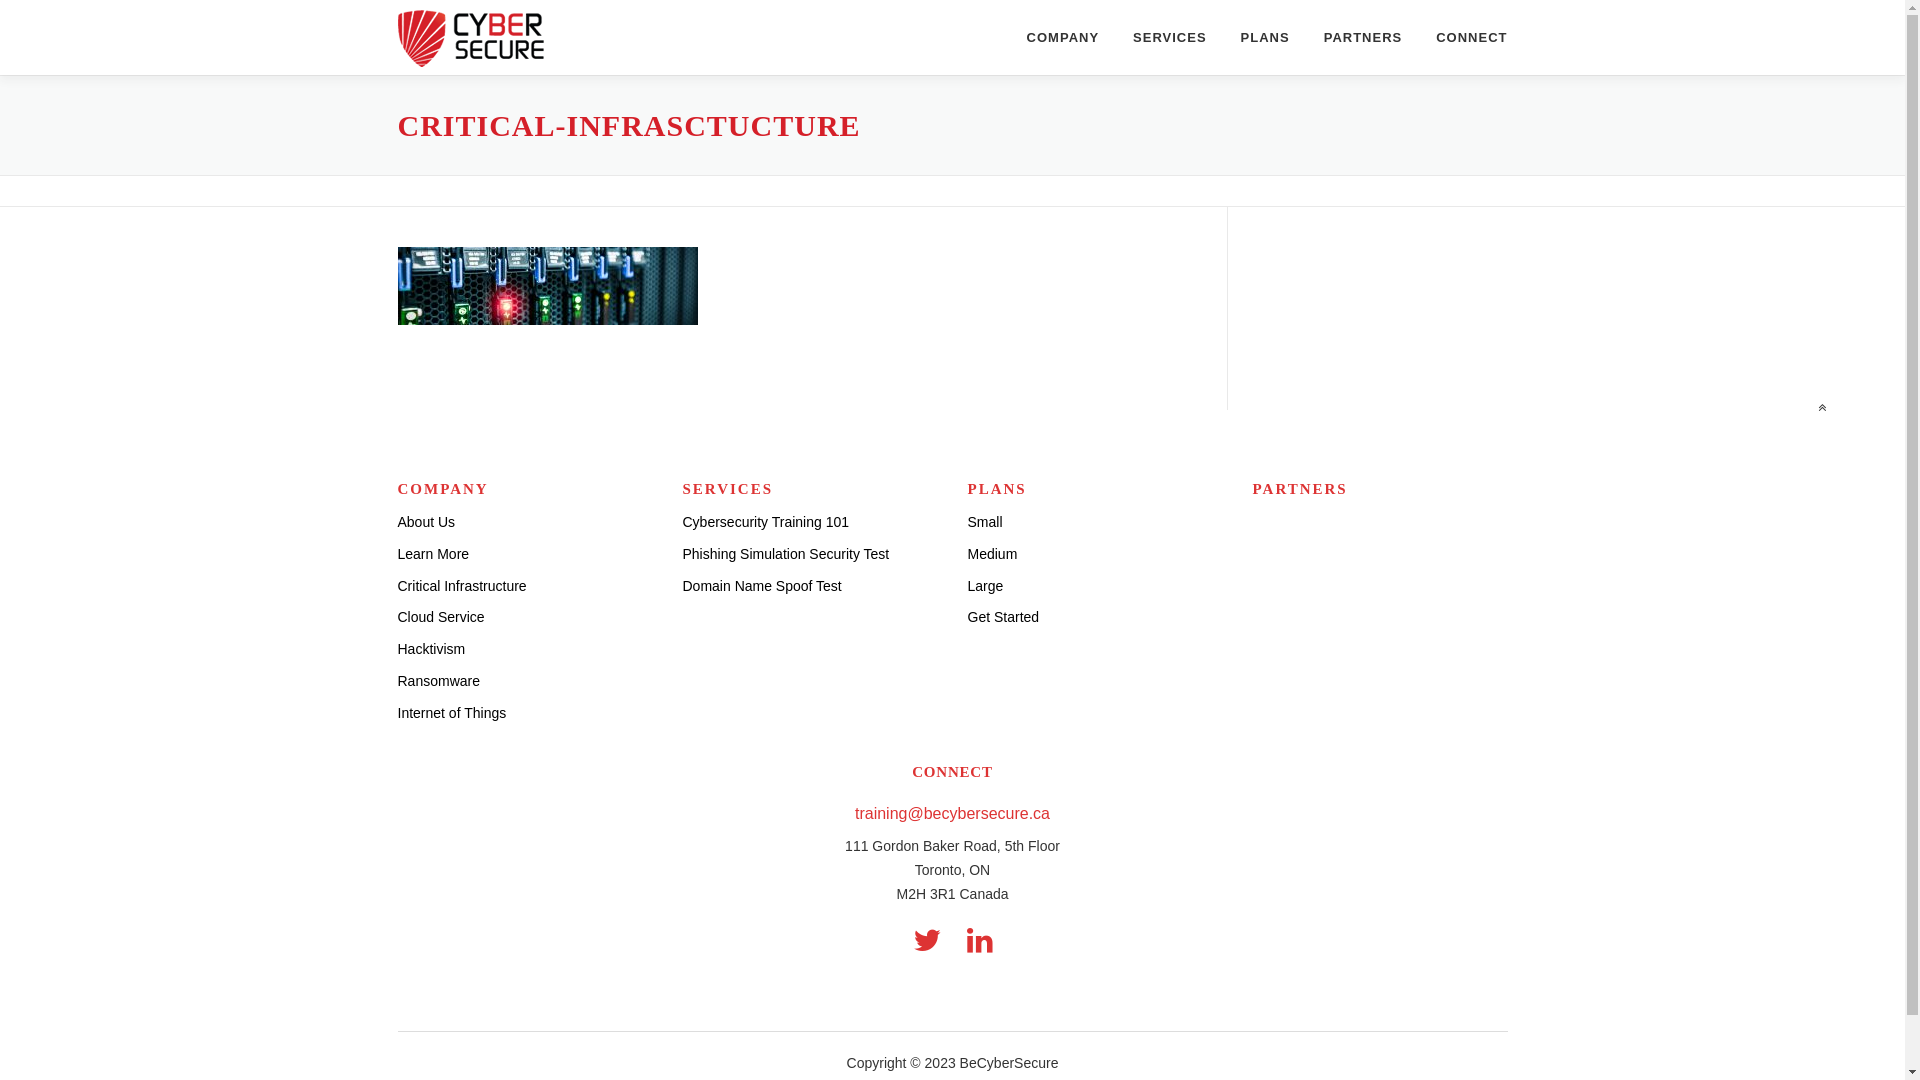 Image resolution: width=1920 pixels, height=1080 pixels. Describe the element at coordinates (764, 520) in the screenshot. I see `'Cybersecurity Training 101'` at that location.